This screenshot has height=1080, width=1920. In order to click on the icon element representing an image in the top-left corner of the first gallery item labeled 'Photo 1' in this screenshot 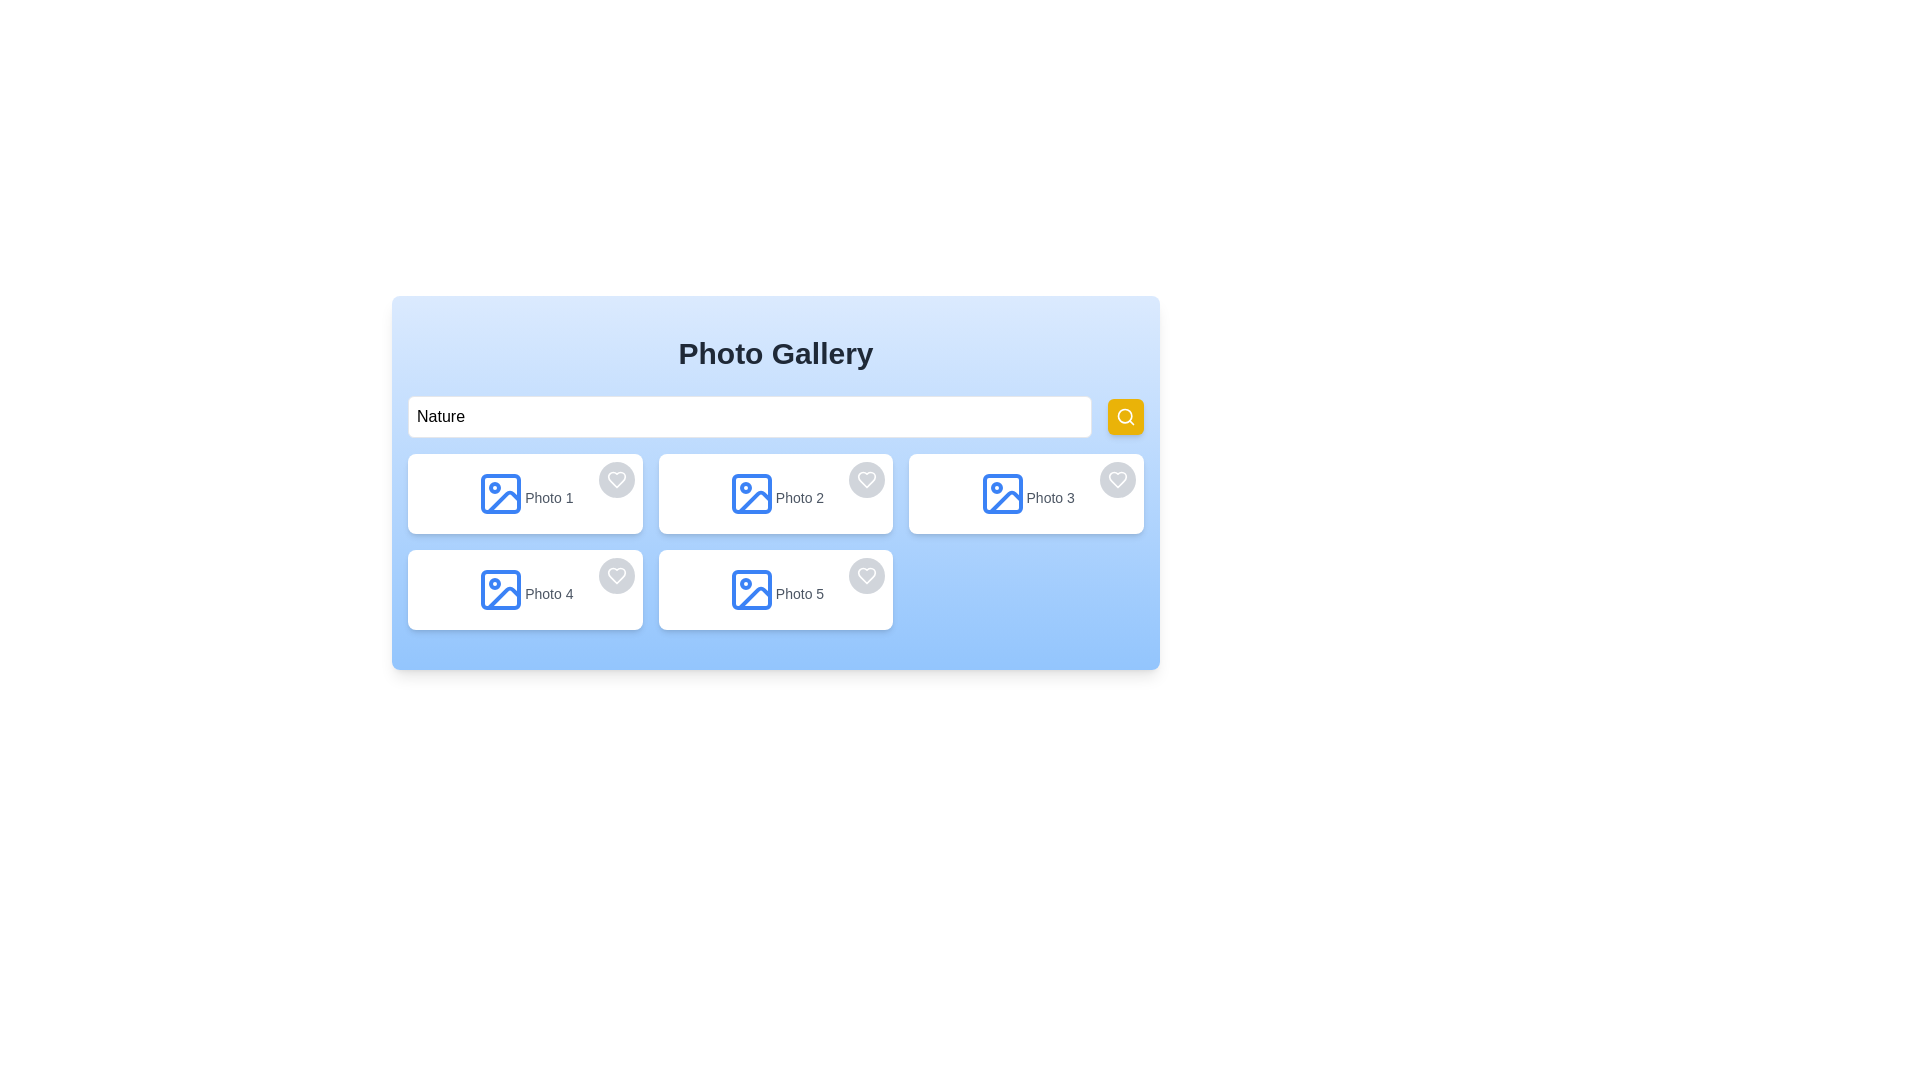, I will do `click(504, 501)`.